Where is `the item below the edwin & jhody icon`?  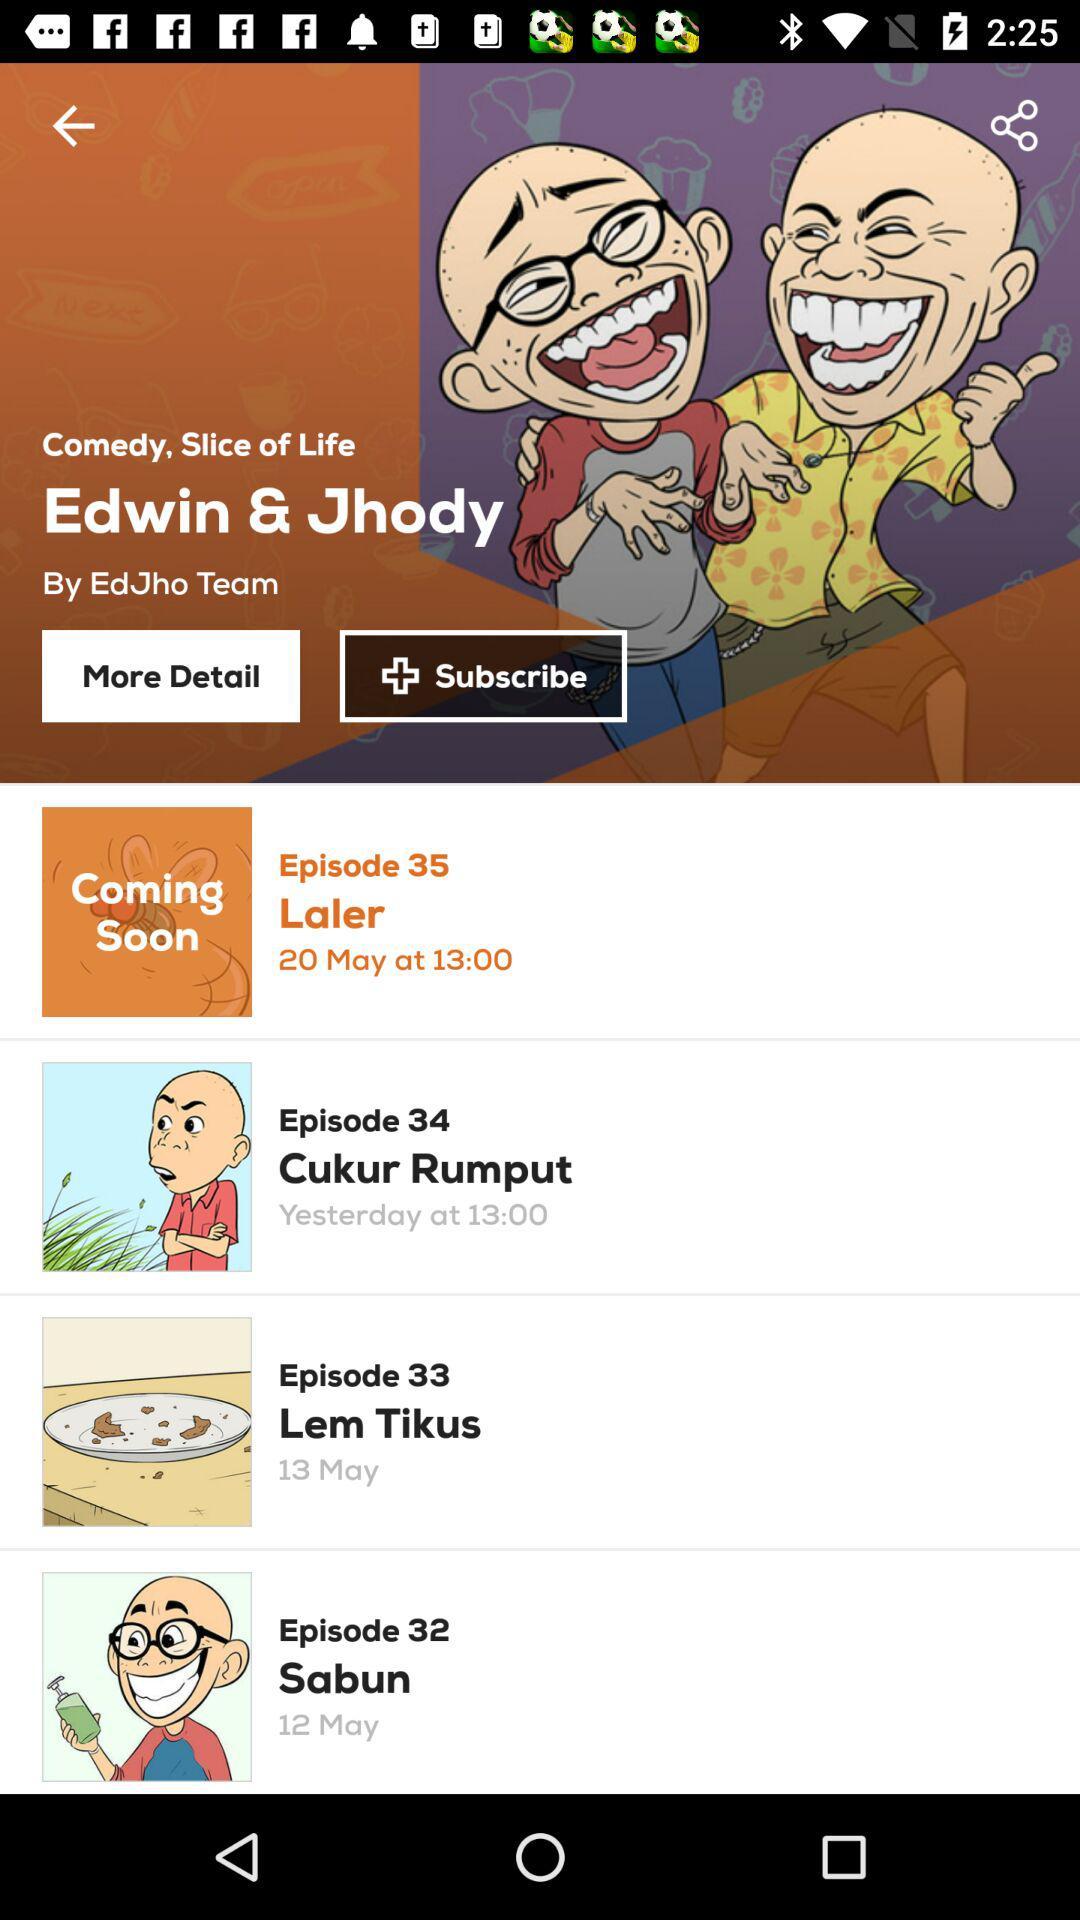 the item below the edwin & jhody icon is located at coordinates (483, 676).